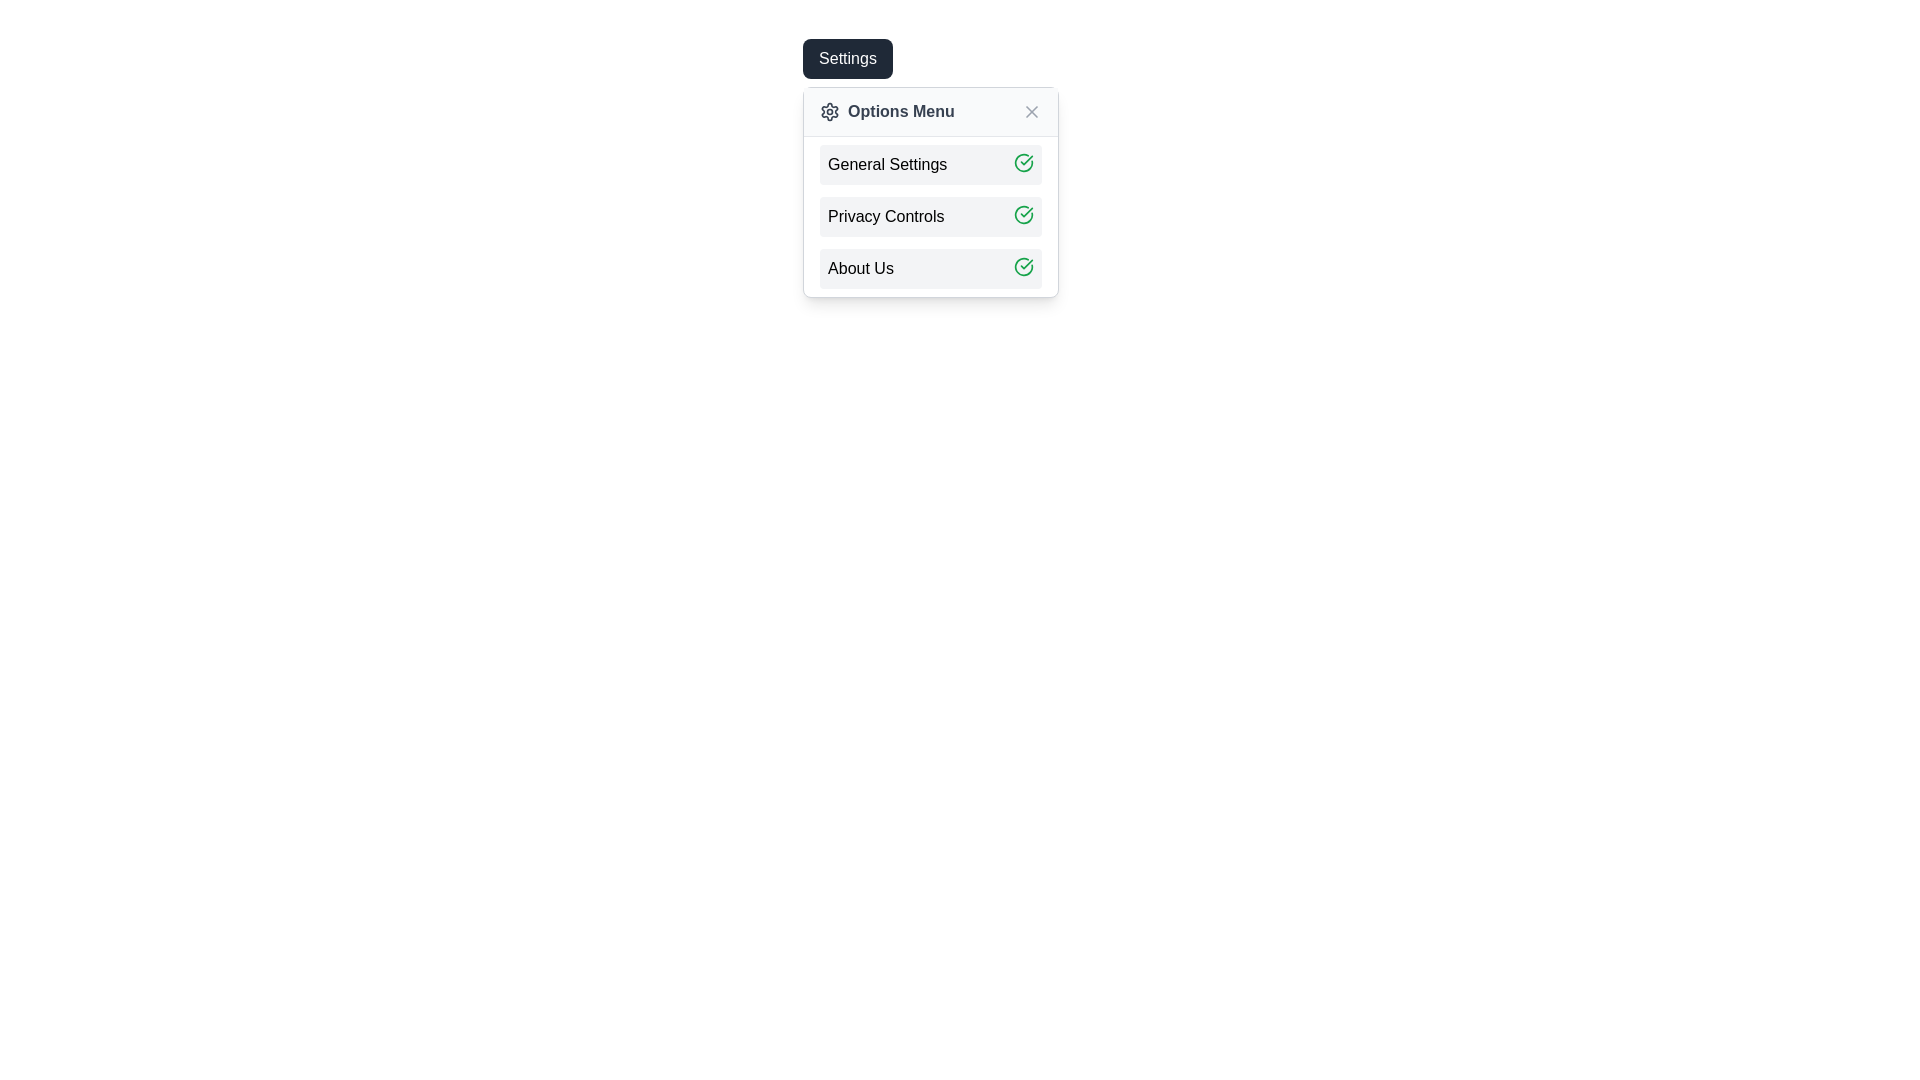 This screenshot has width=1920, height=1080. Describe the element at coordinates (1032, 111) in the screenshot. I see `the close button icon located in the top right corner of the 'Options Menu' dropdown` at that location.